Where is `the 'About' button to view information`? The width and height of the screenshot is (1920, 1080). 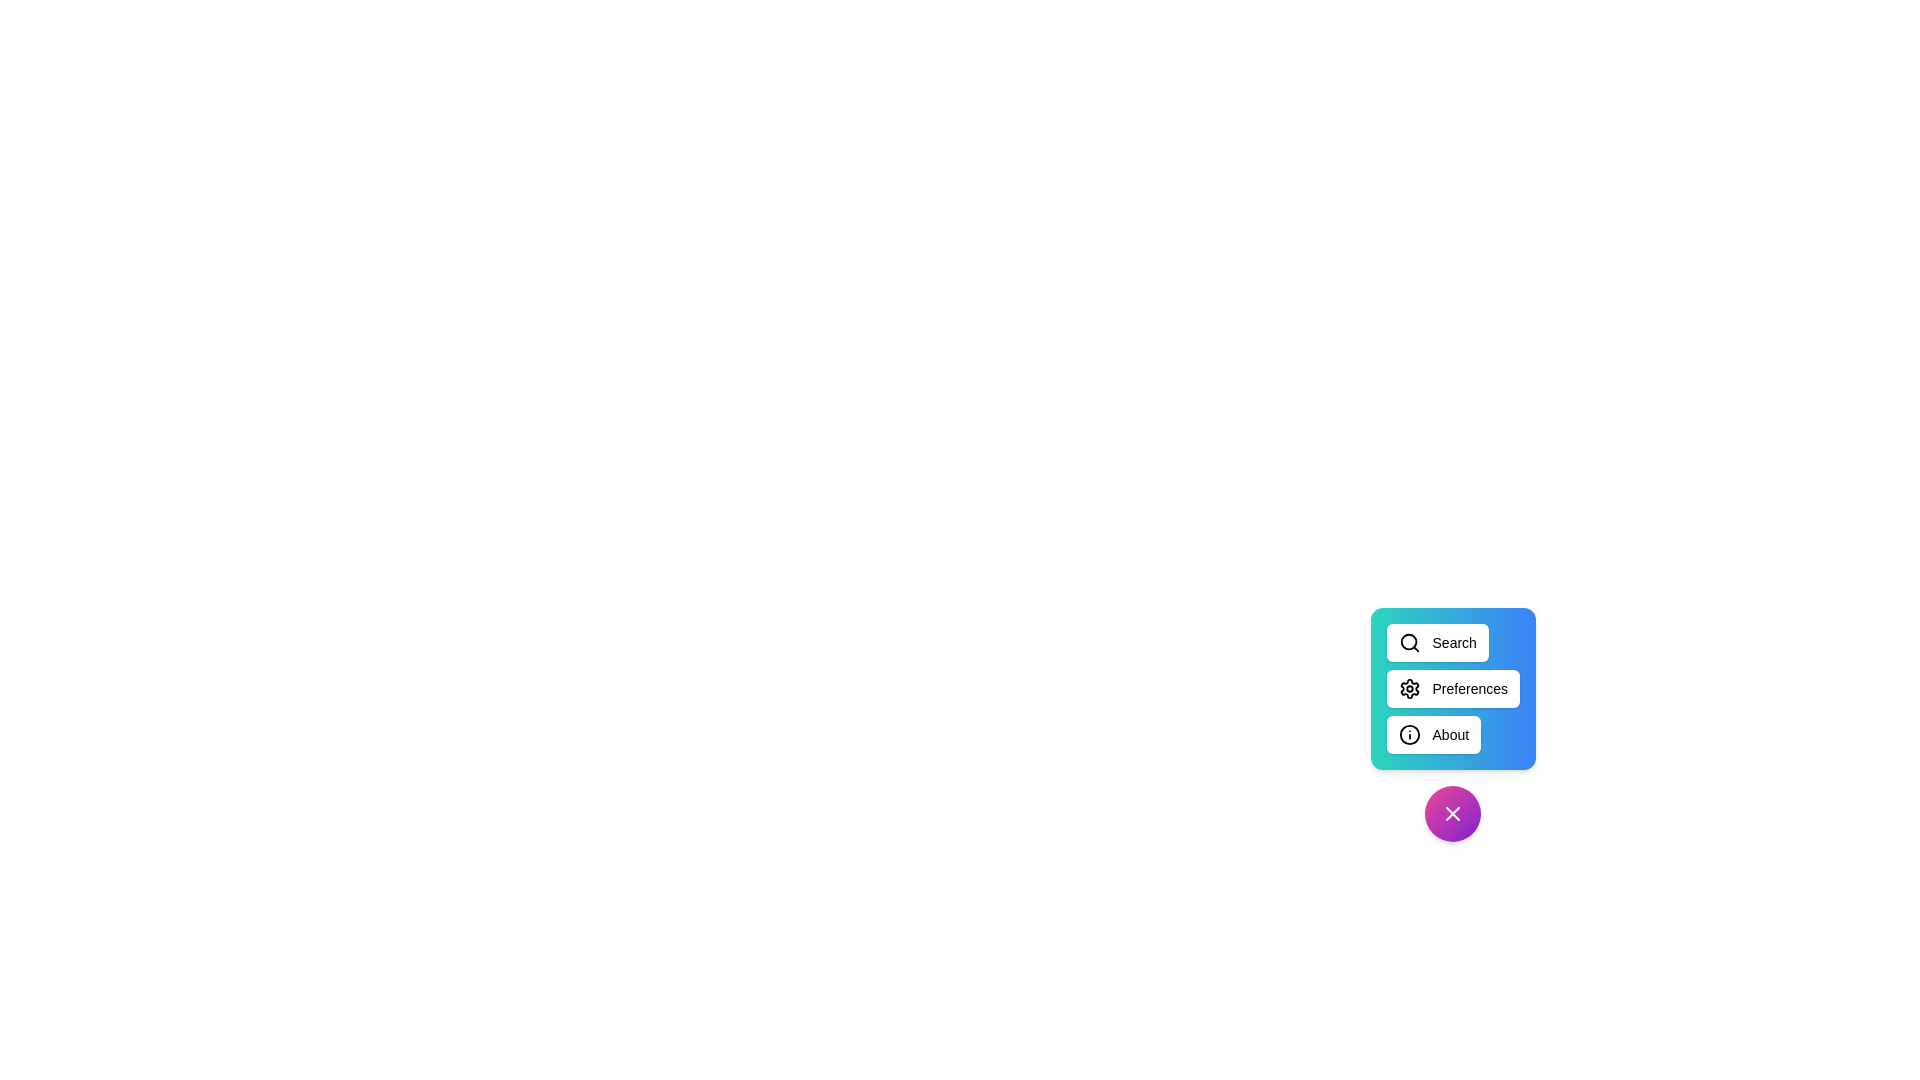
the 'About' button to view information is located at coordinates (1432, 735).